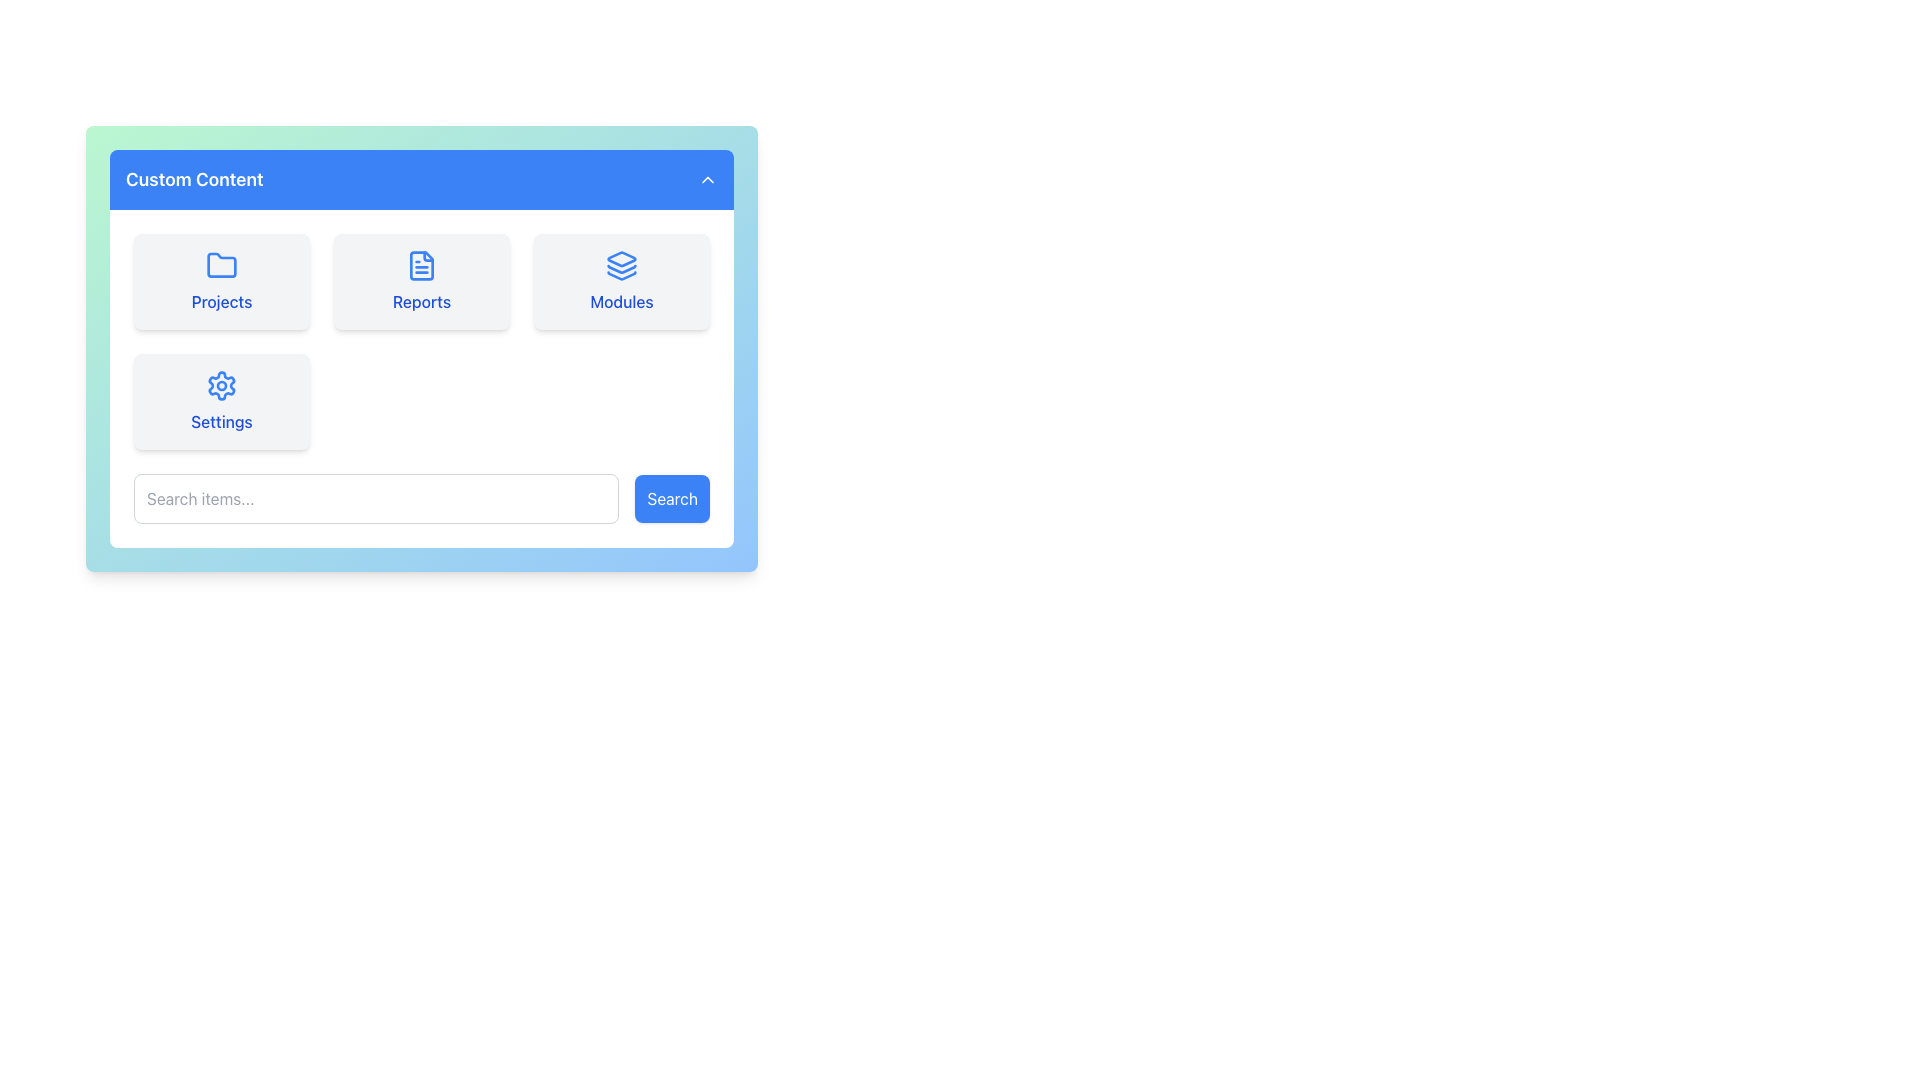 Image resolution: width=1920 pixels, height=1080 pixels. Describe the element at coordinates (621, 301) in the screenshot. I see `the Text Label that identifies the purpose of the blue stack-like icon above it in the 'Custom Content' panel` at that location.